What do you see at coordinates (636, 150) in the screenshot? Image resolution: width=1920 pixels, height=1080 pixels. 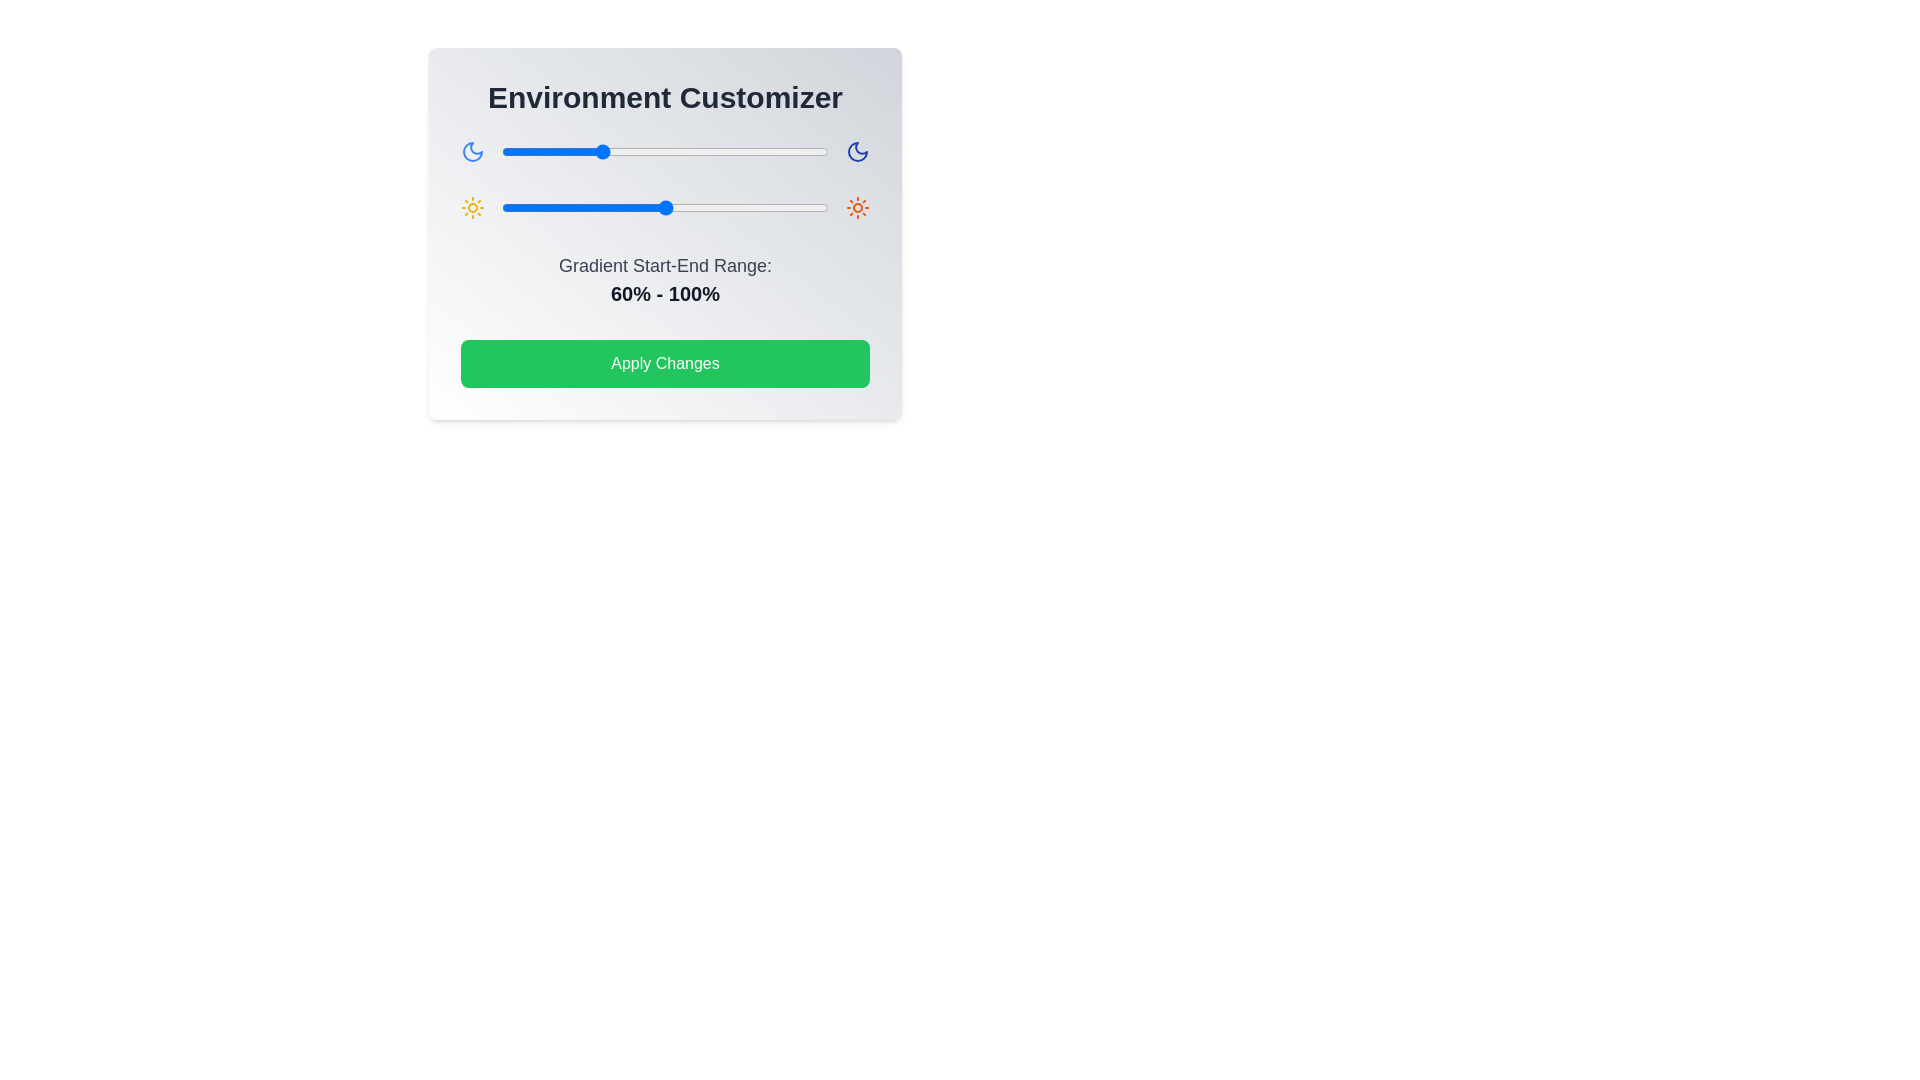 I see `the gradient slider 0 to 83` at bounding box center [636, 150].